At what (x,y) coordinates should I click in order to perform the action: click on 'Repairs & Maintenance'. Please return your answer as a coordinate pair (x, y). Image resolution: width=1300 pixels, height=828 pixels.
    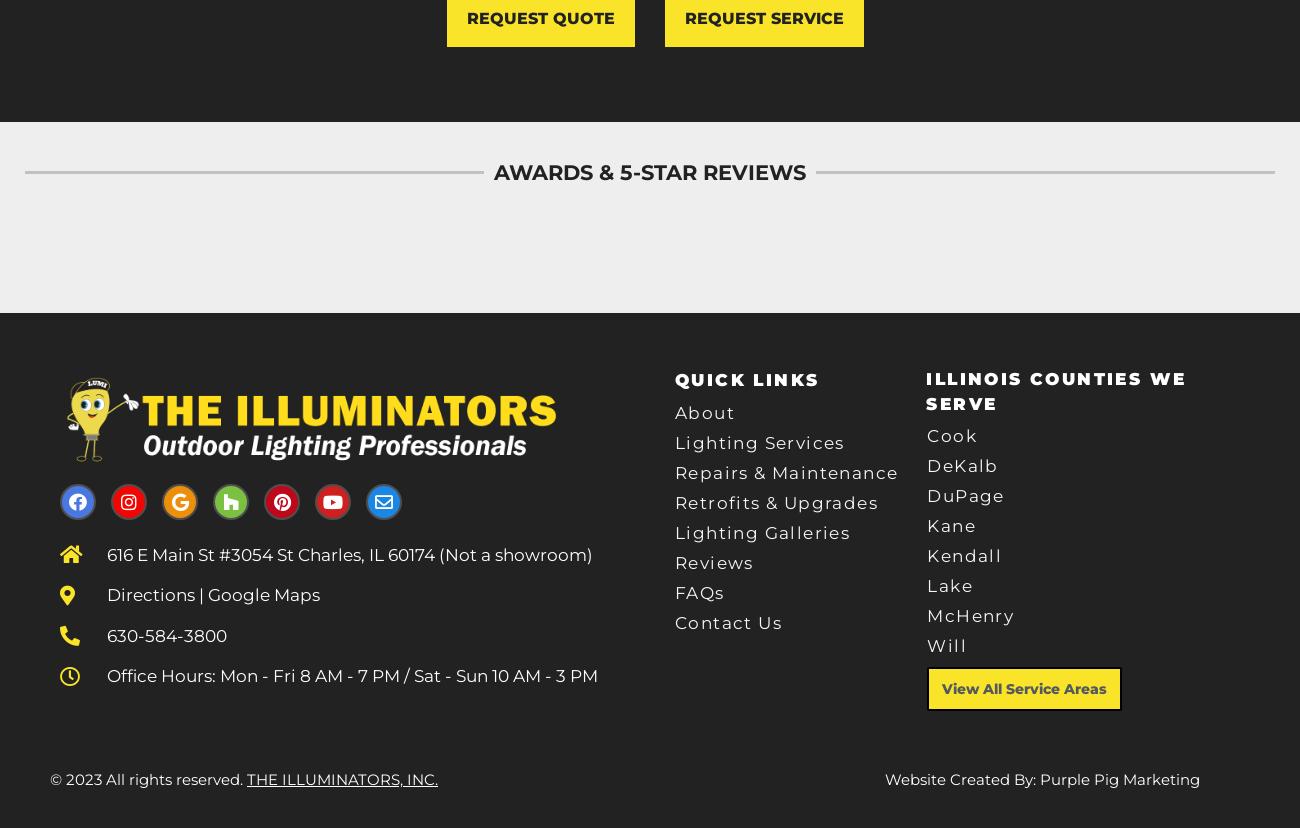
    Looking at the image, I should click on (785, 472).